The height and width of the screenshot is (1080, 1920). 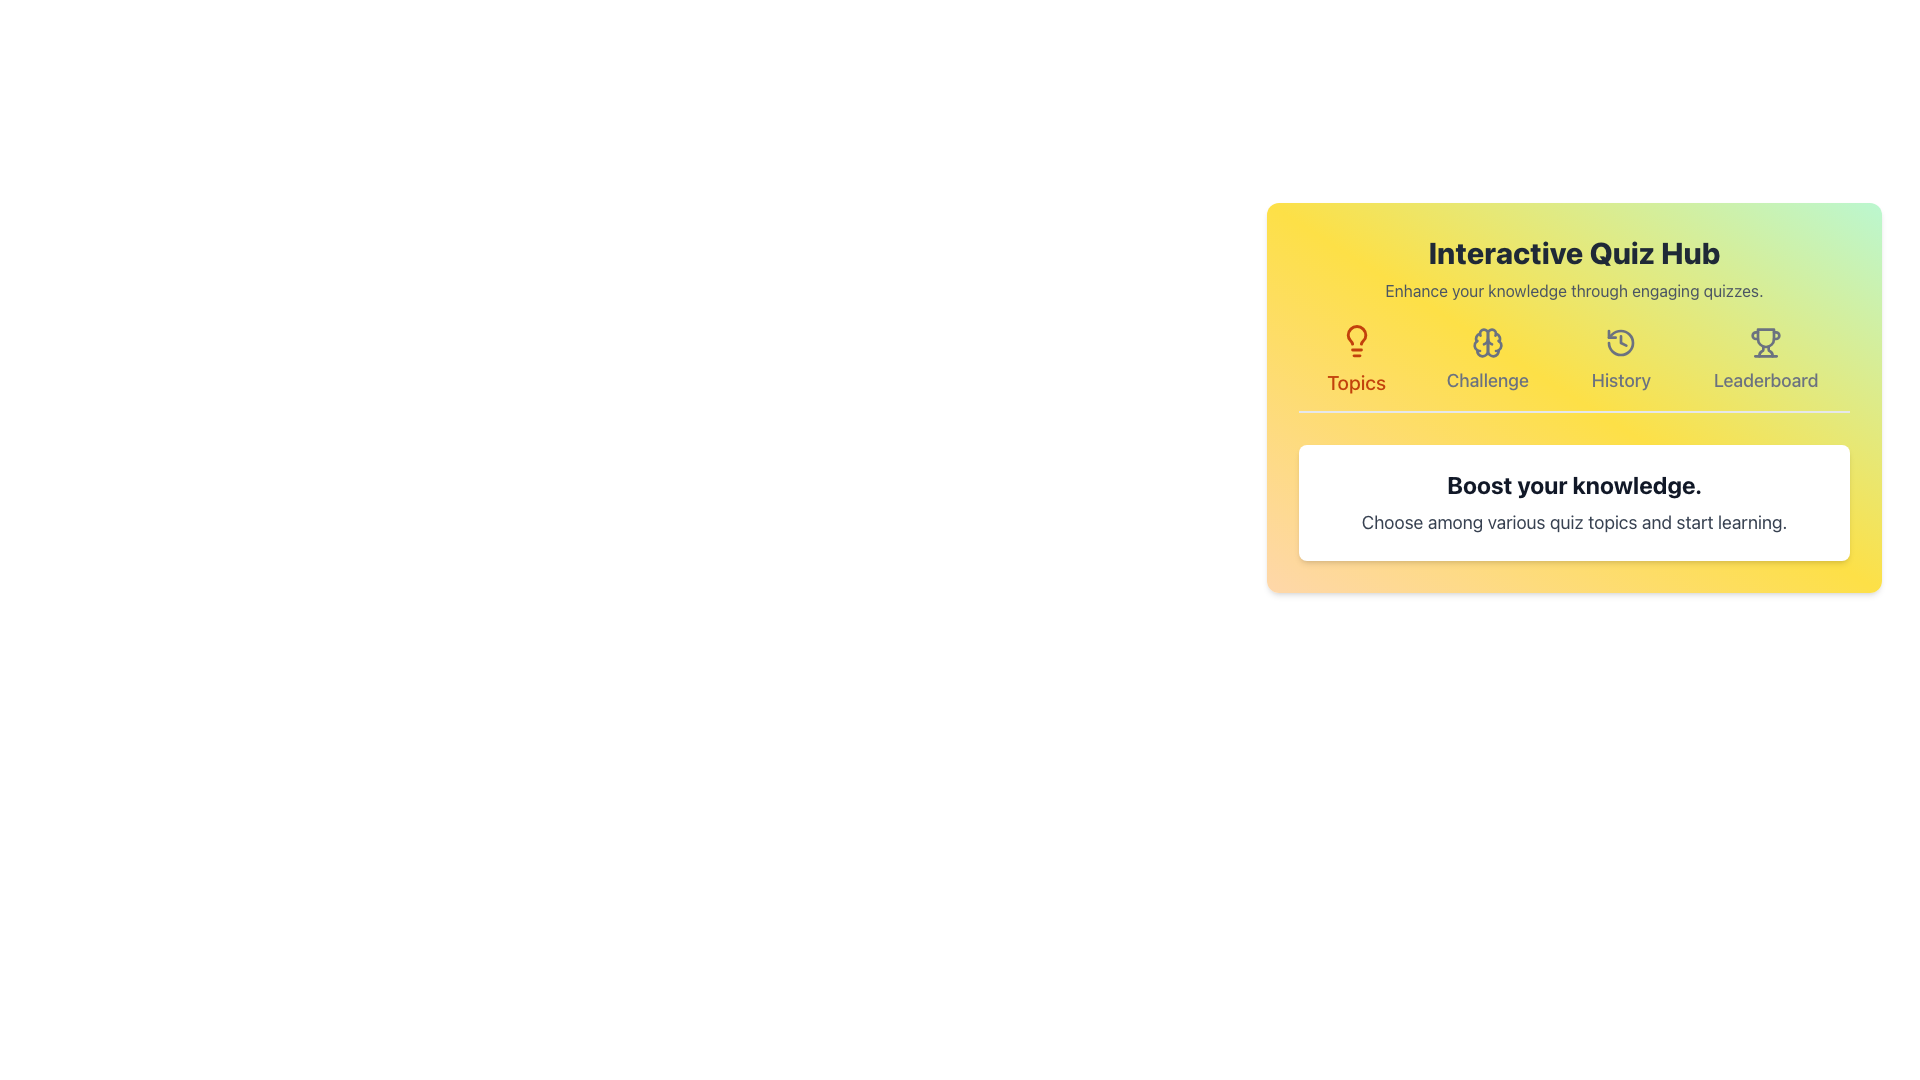 What do you see at coordinates (1357, 382) in the screenshot?
I see `the clickable text label for 'Topics' located under the lightbulb icon in the navigation menu` at bounding box center [1357, 382].